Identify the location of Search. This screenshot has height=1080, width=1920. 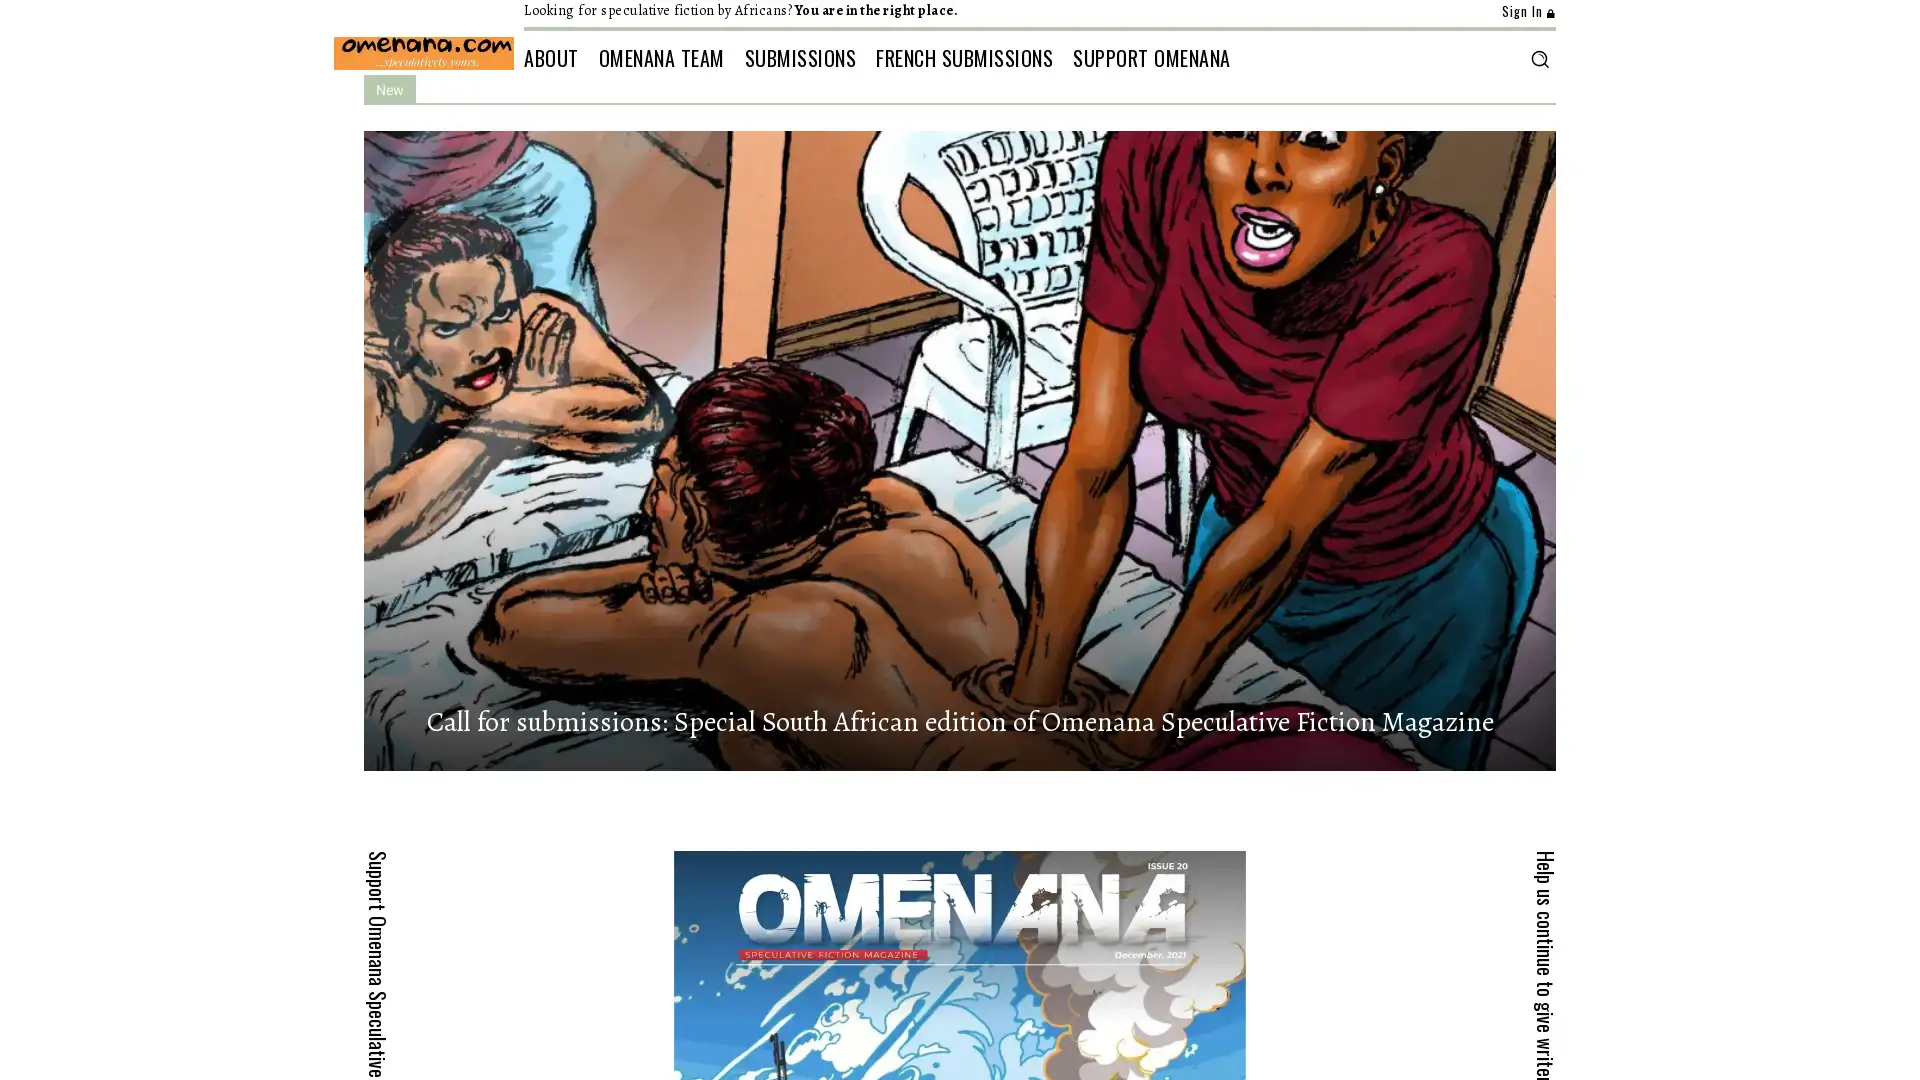
(1538, 57).